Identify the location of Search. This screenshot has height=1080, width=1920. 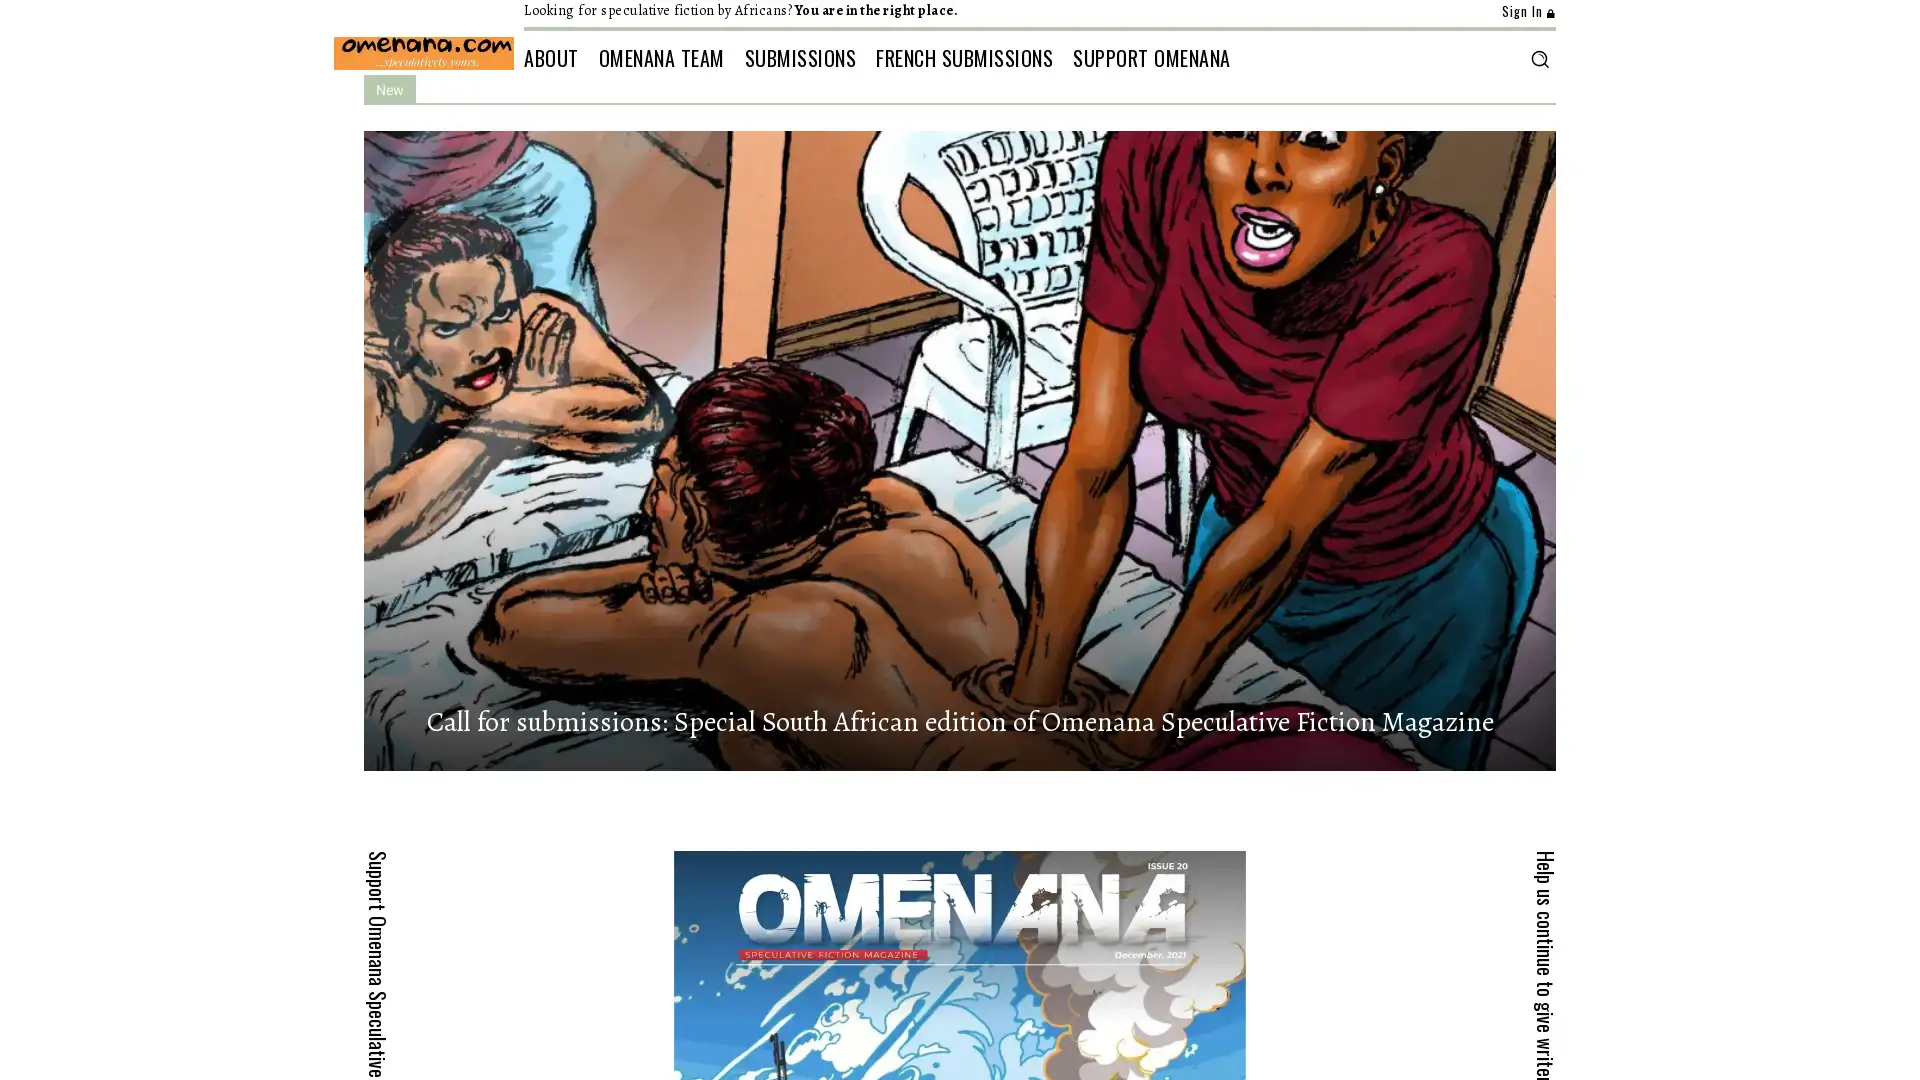
(1538, 57).